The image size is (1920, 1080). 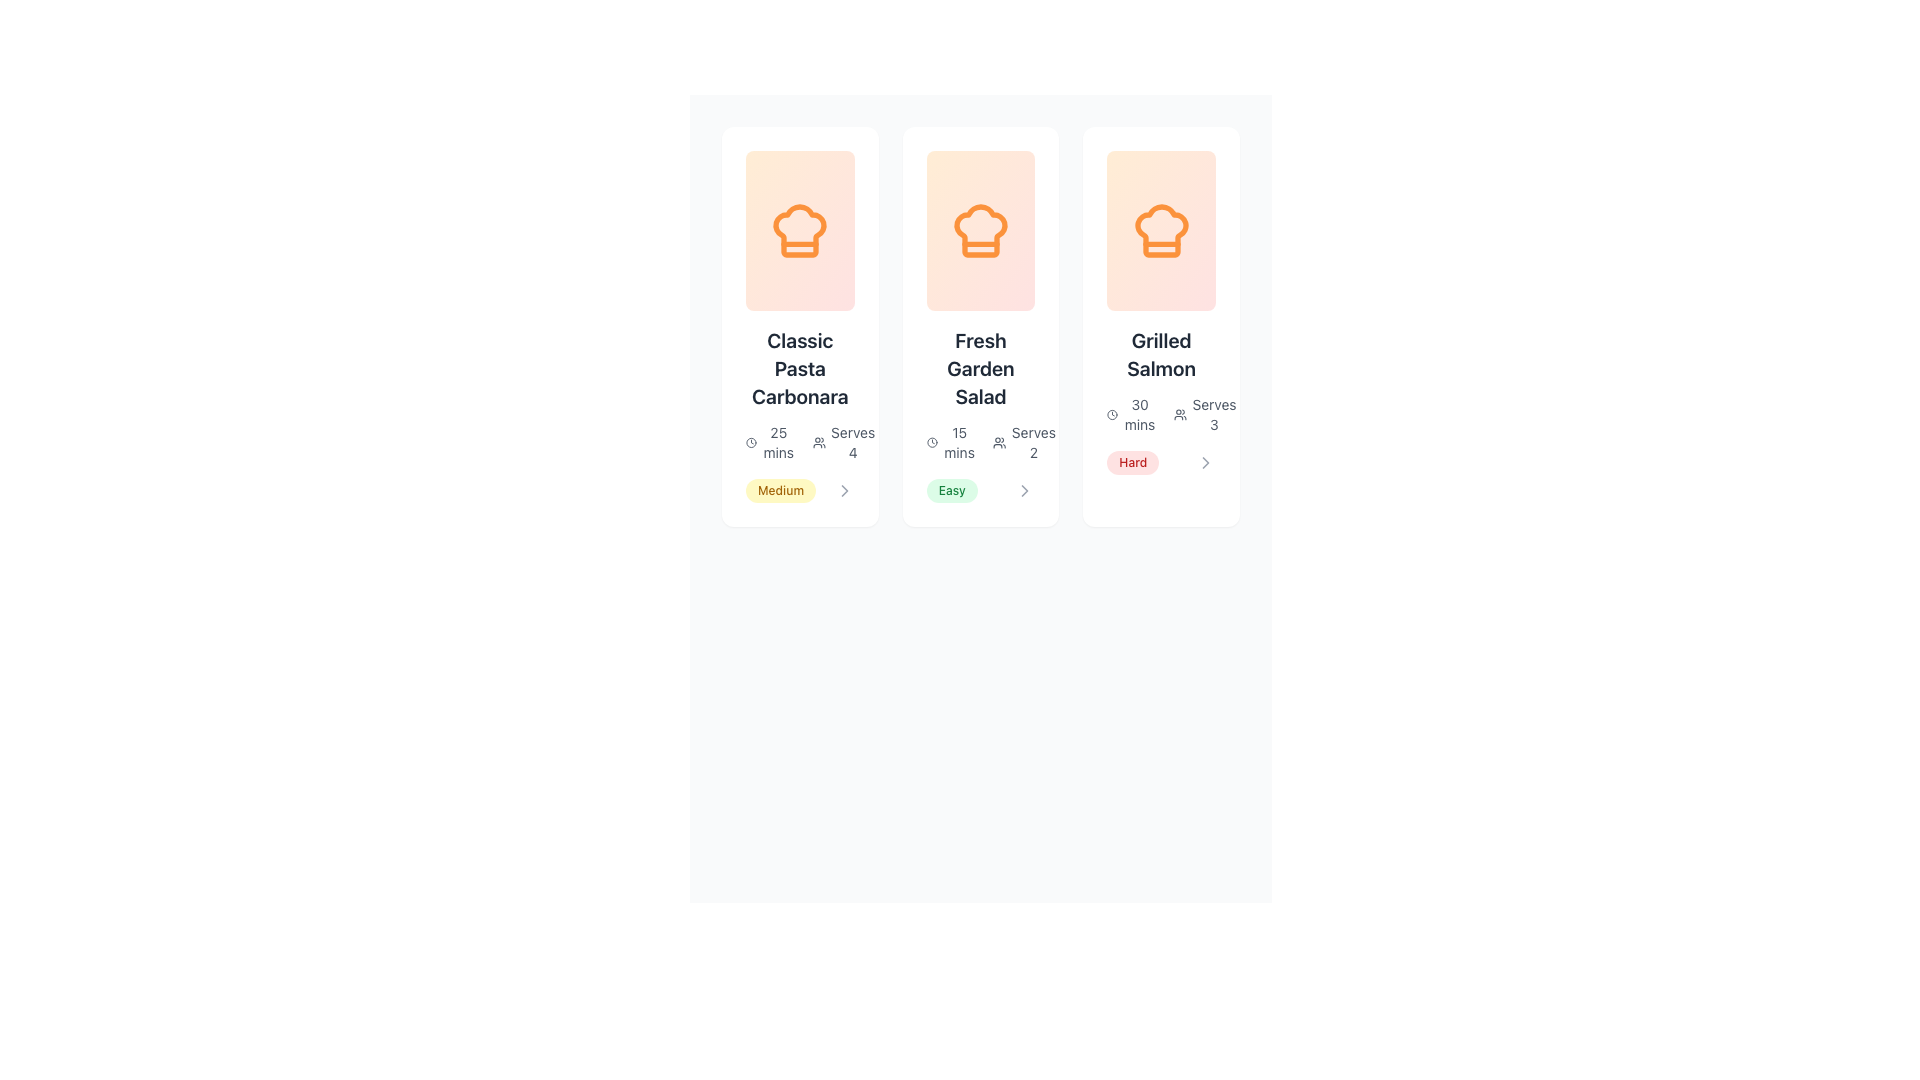 I want to click on the Chevron icon located in the bottom-right of the 'Grilled Salmon' card, adjacent to the 'Hard' difficulty badge, so click(x=1204, y=462).